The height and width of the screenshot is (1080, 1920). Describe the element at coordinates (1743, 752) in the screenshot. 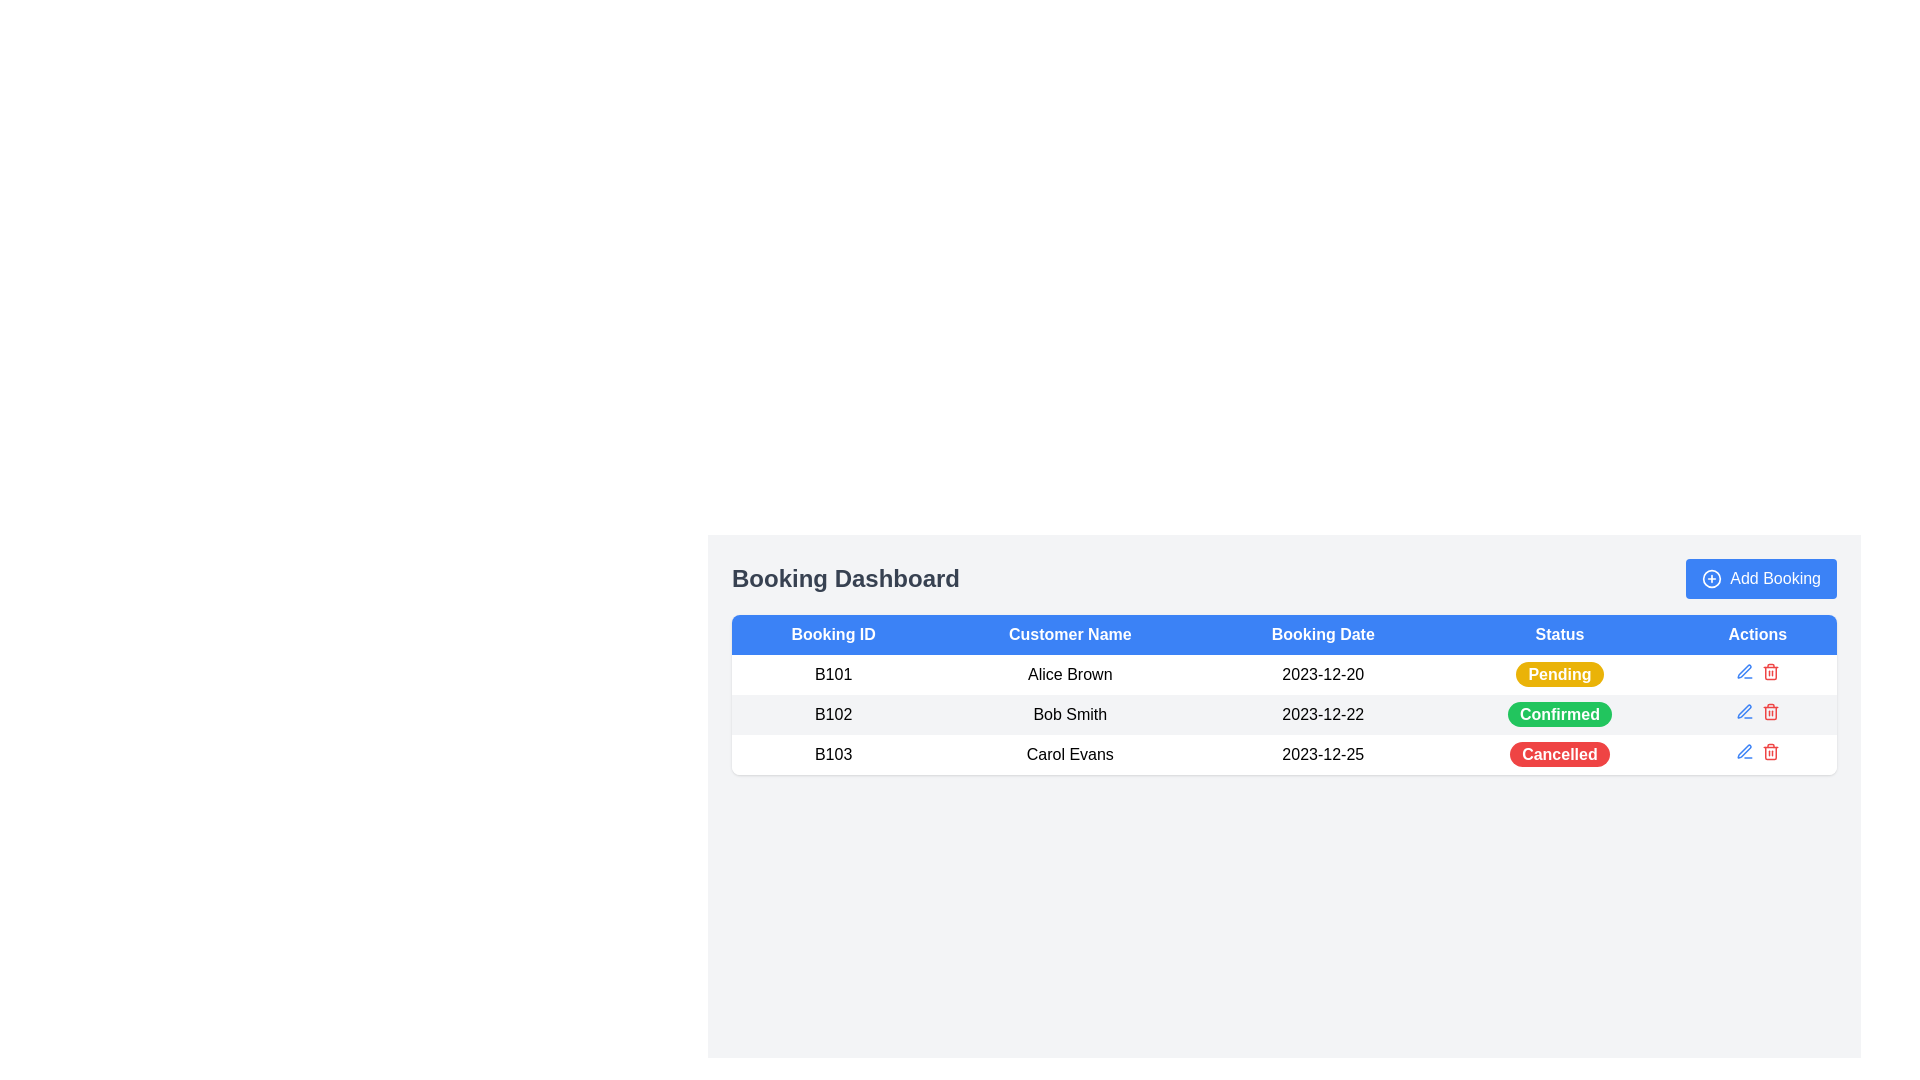

I see `the blue pen-shaped icon button in the 'Actions' column of the third row` at that location.